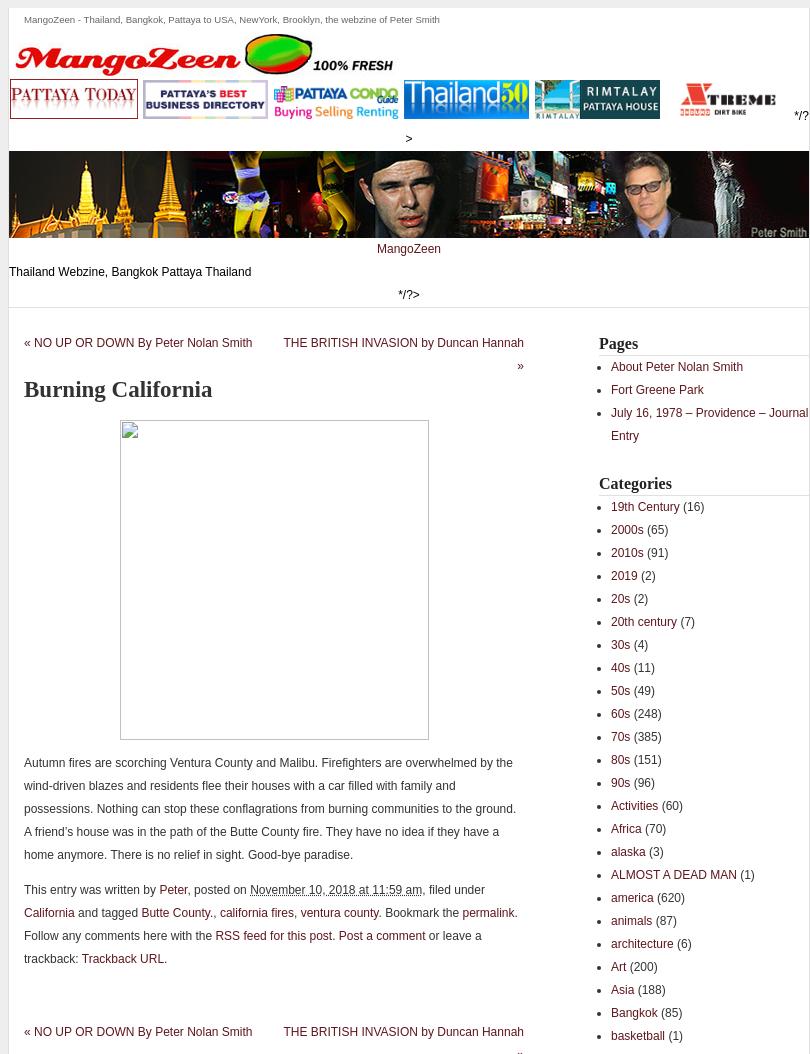 The width and height of the screenshot is (810, 1054). I want to click on 'Butte County.', so click(176, 911).